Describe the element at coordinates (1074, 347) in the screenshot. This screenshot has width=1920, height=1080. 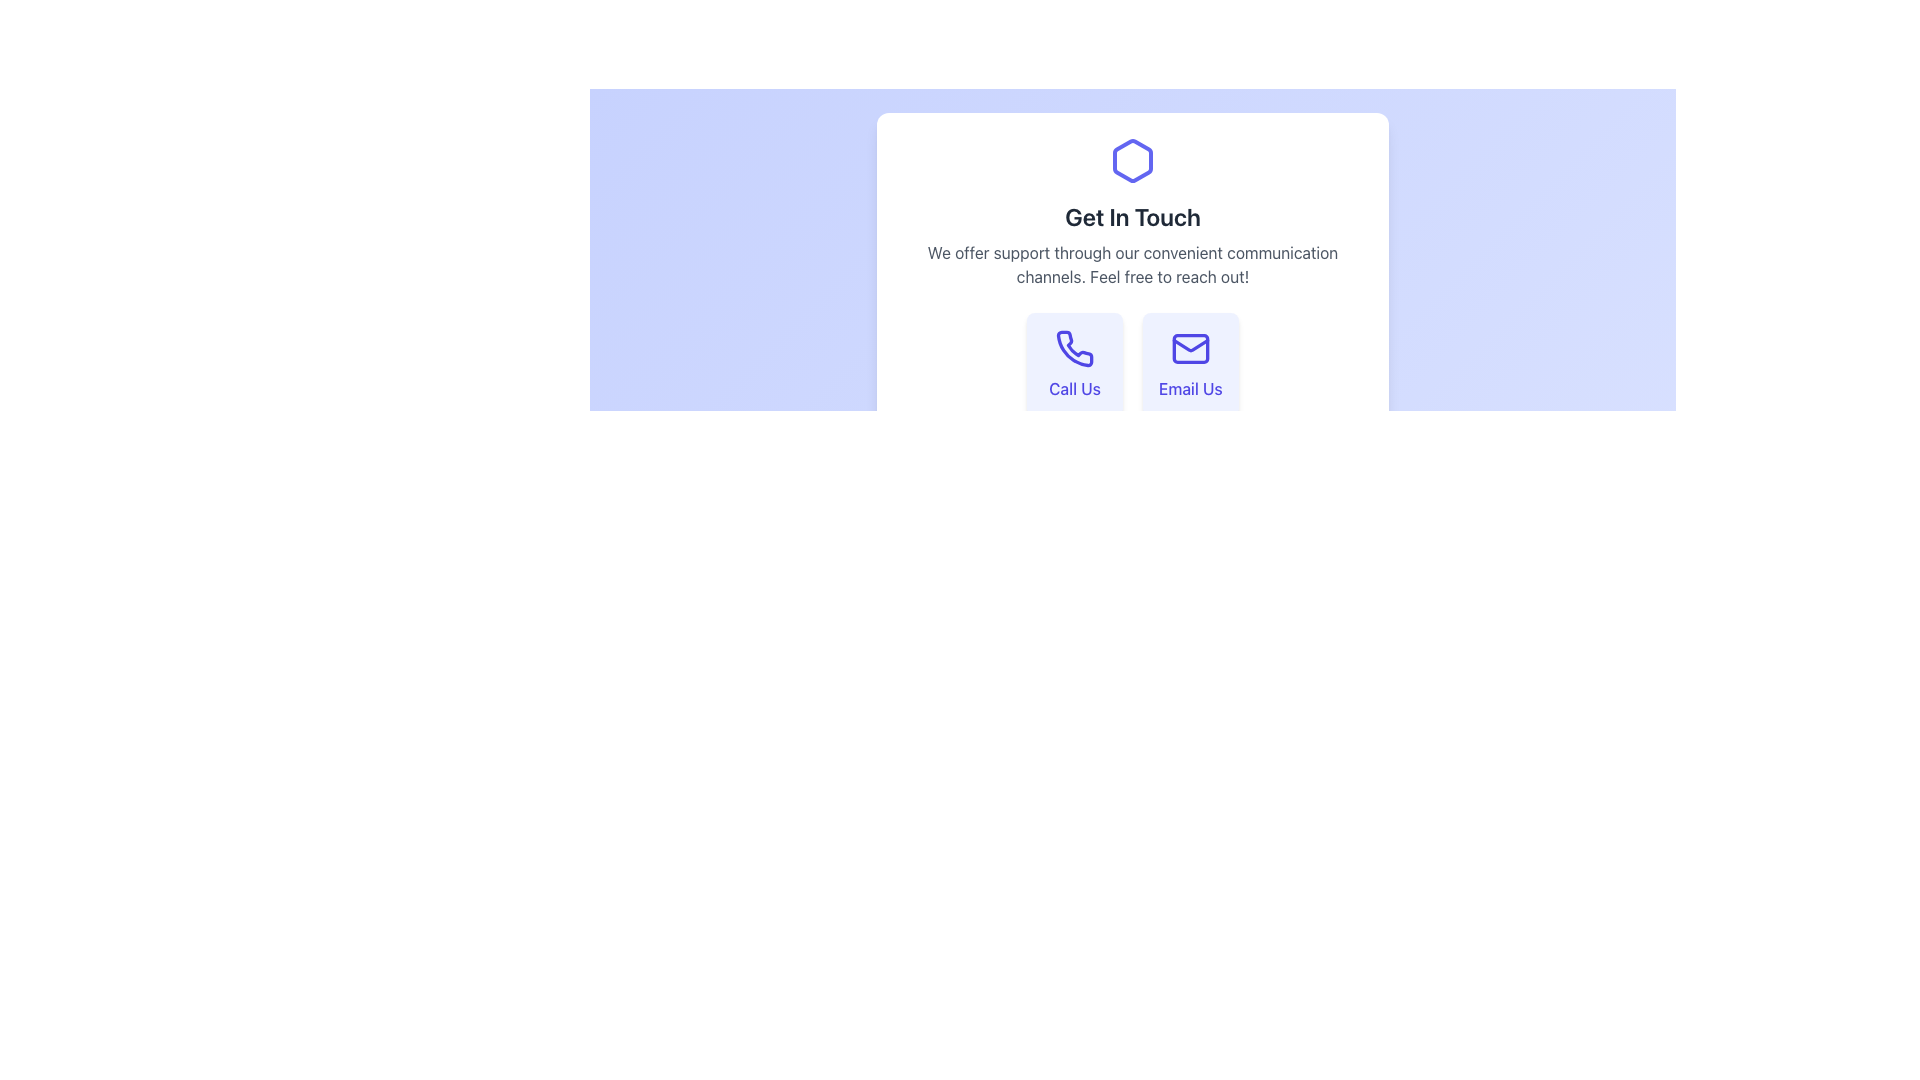
I see `the 'Call Us' icon that visually indicates phone communication, which is centrally aligned above the text 'Call Us' in a button layout` at that location.